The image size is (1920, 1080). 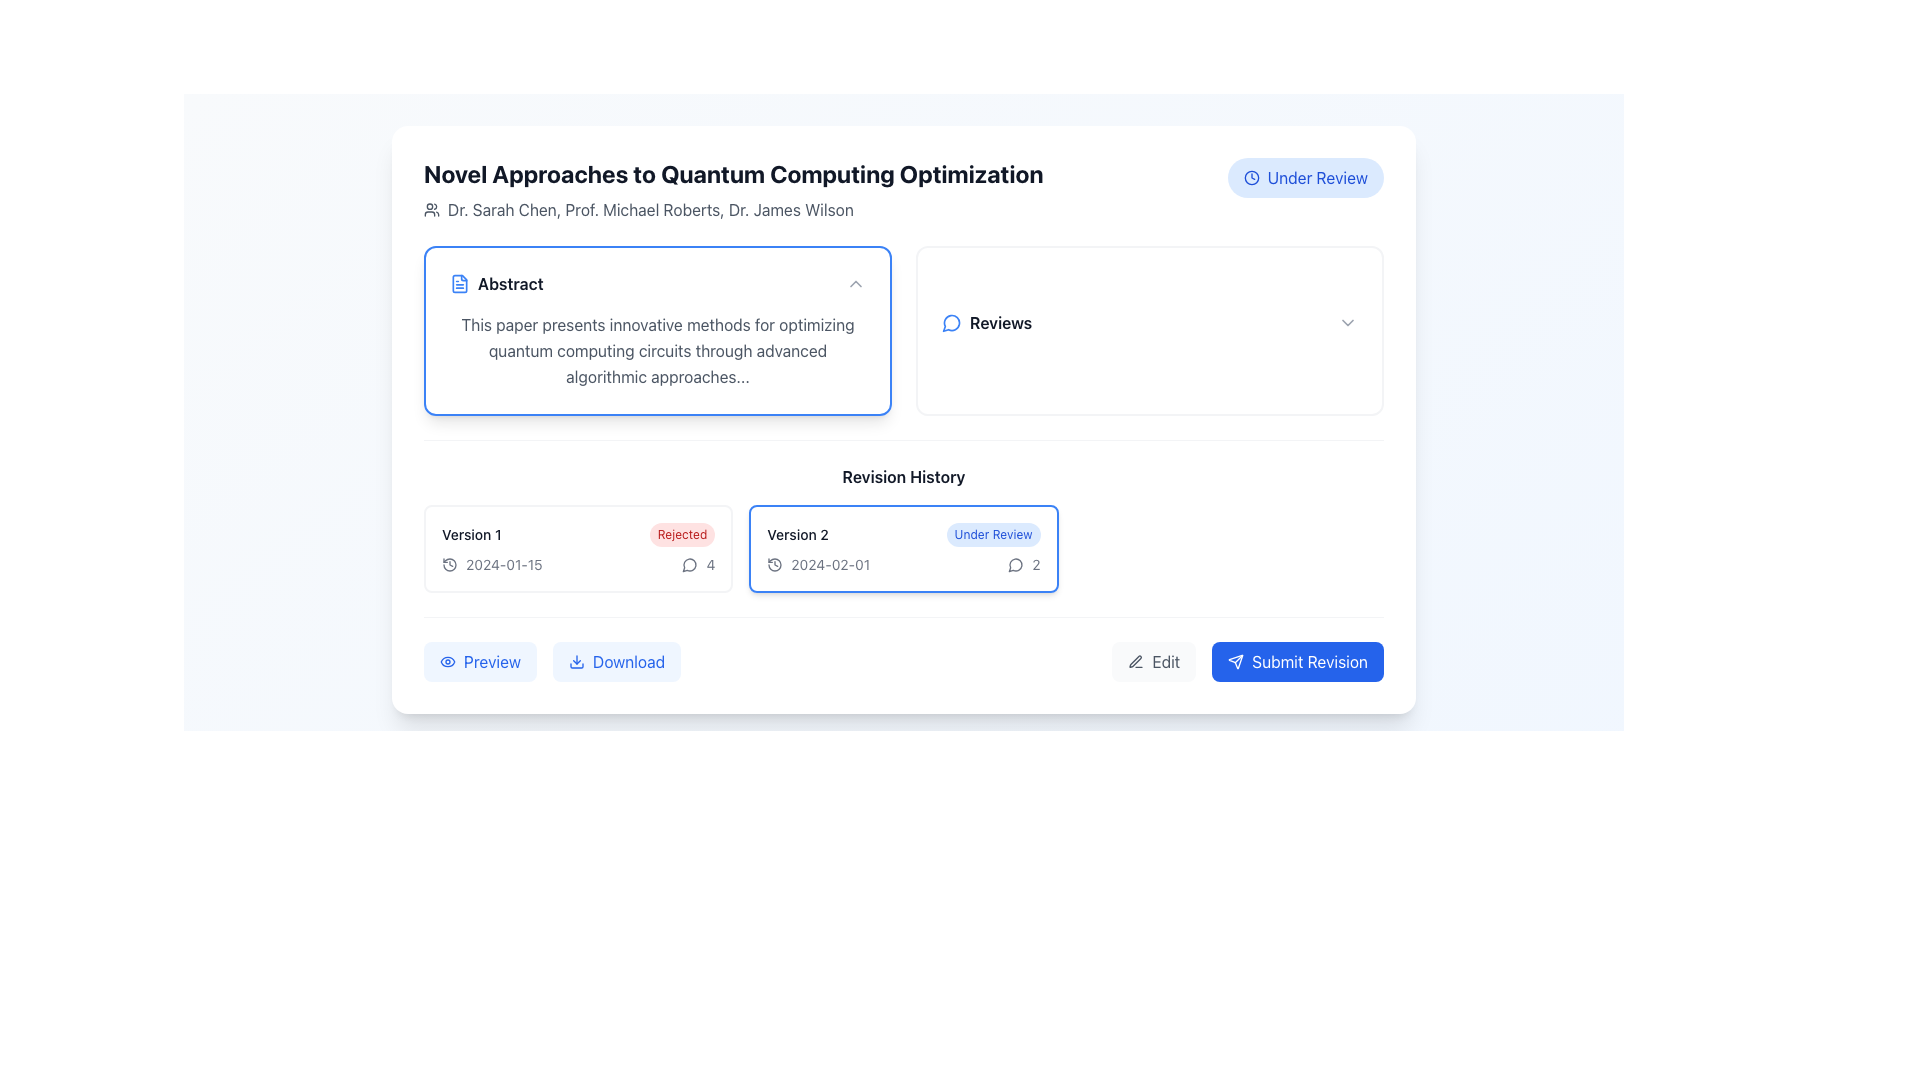 What do you see at coordinates (575, 662) in the screenshot?
I see `the download icon located inside the 'Download' button, which is adjacent to the 'Preview' button in the revision history section` at bounding box center [575, 662].